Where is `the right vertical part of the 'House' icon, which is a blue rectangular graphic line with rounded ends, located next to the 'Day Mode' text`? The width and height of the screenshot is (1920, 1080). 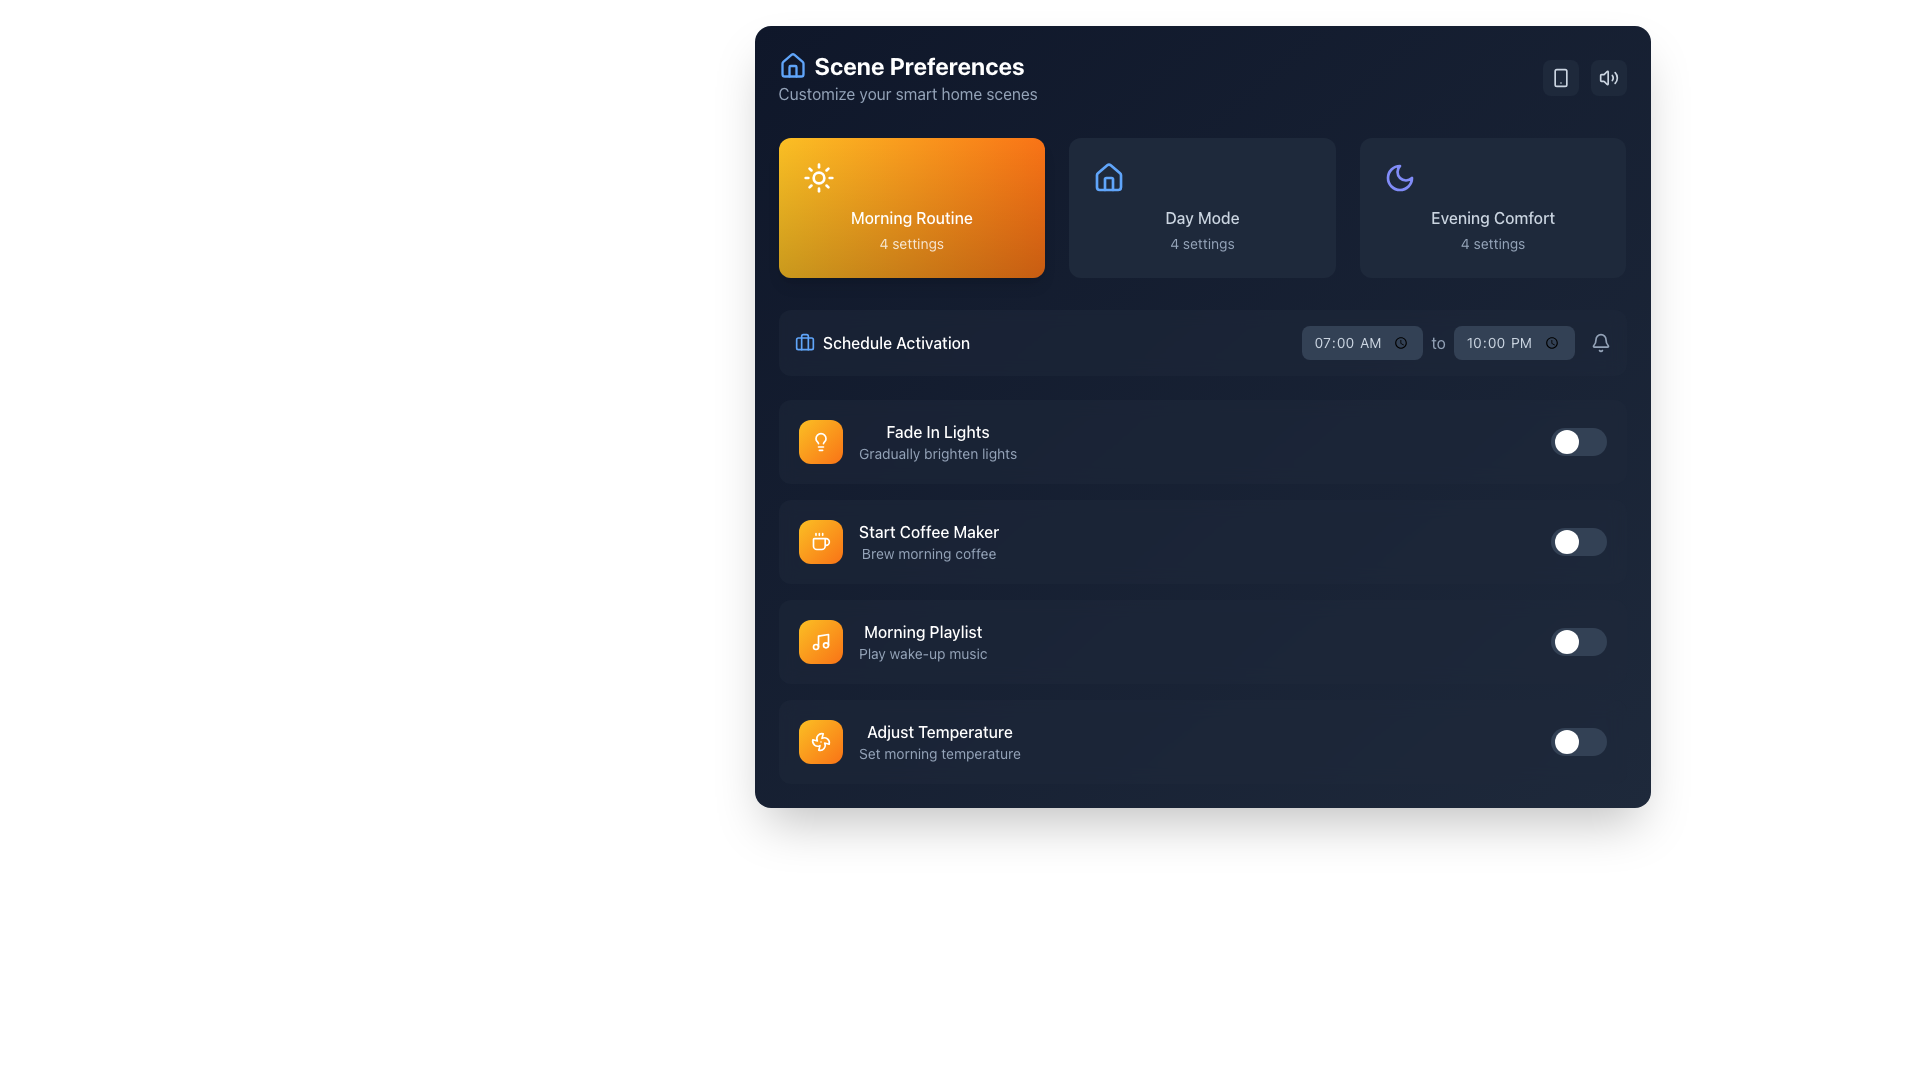 the right vertical part of the 'House' icon, which is a blue rectangular graphic line with rounded ends, located next to the 'Day Mode' text is located at coordinates (1108, 184).